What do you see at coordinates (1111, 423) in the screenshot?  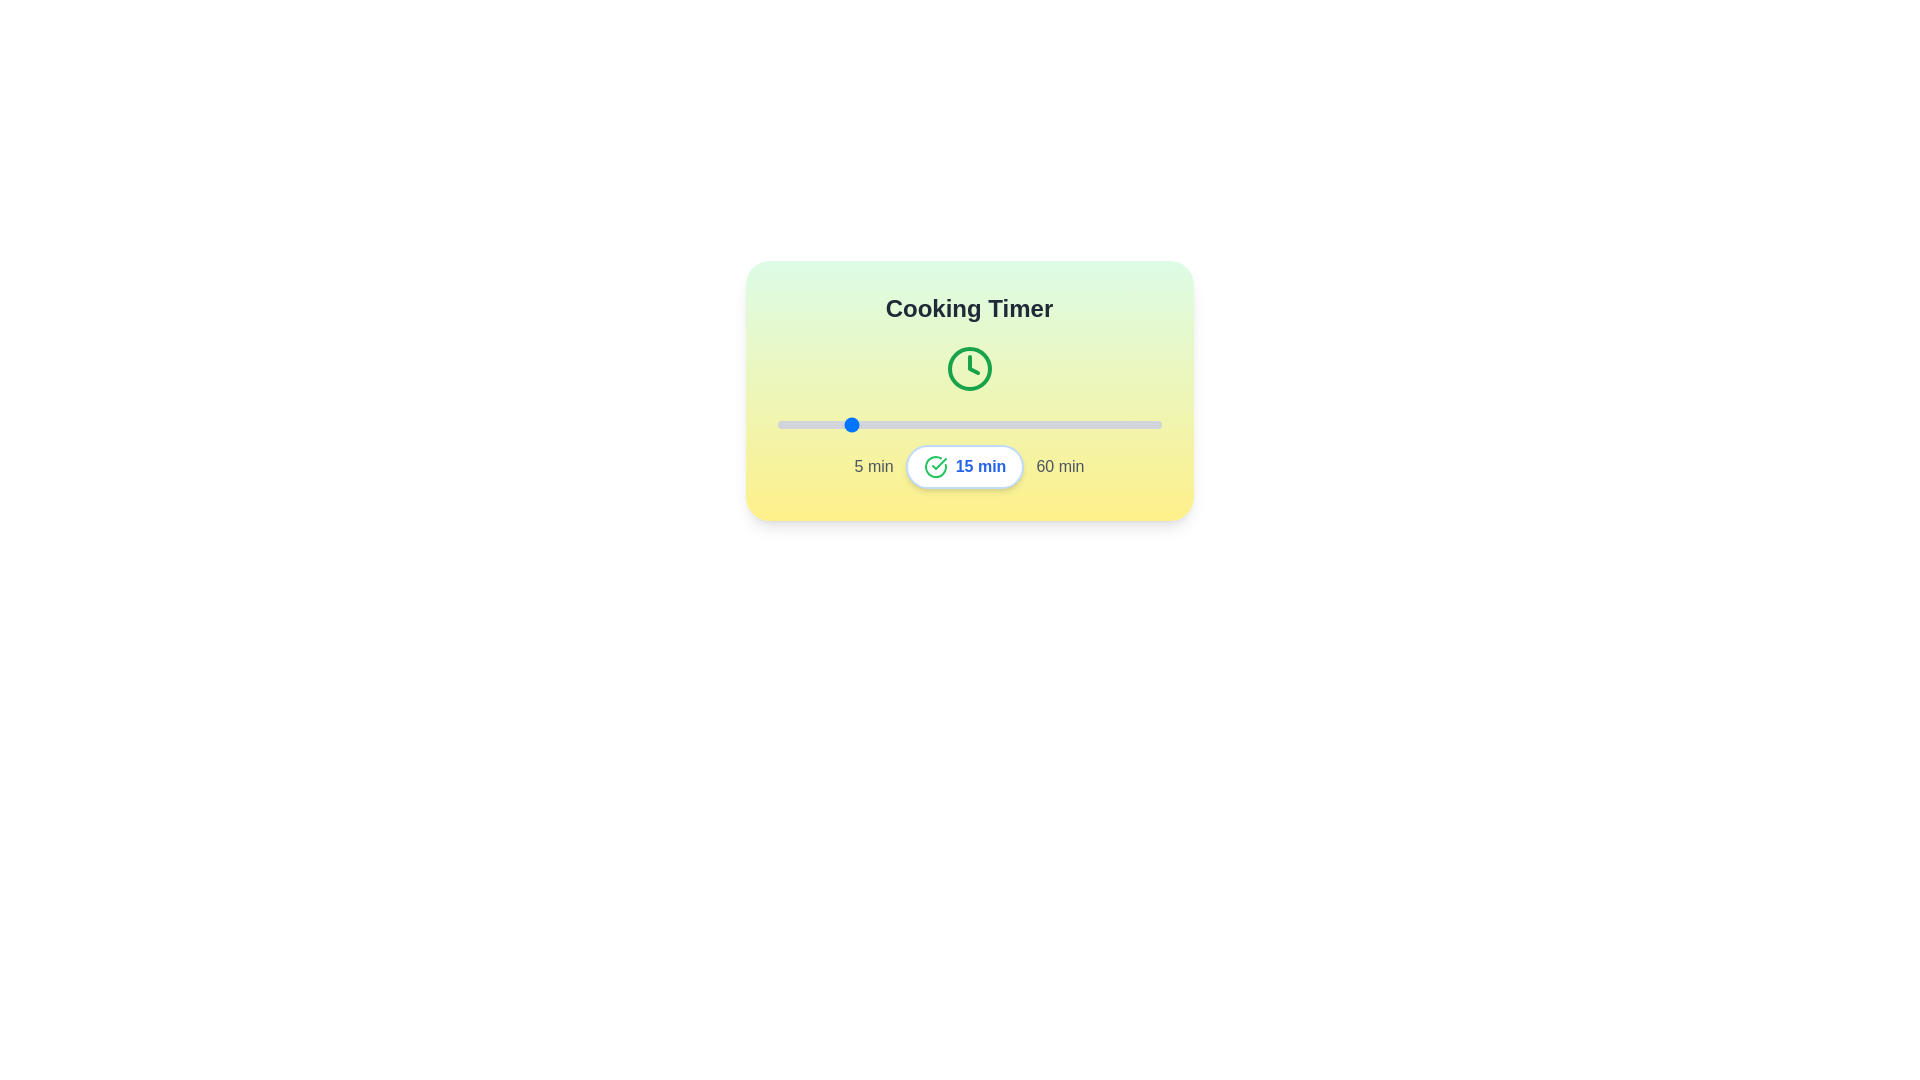 I see `the timer` at bounding box center [1111, 423].